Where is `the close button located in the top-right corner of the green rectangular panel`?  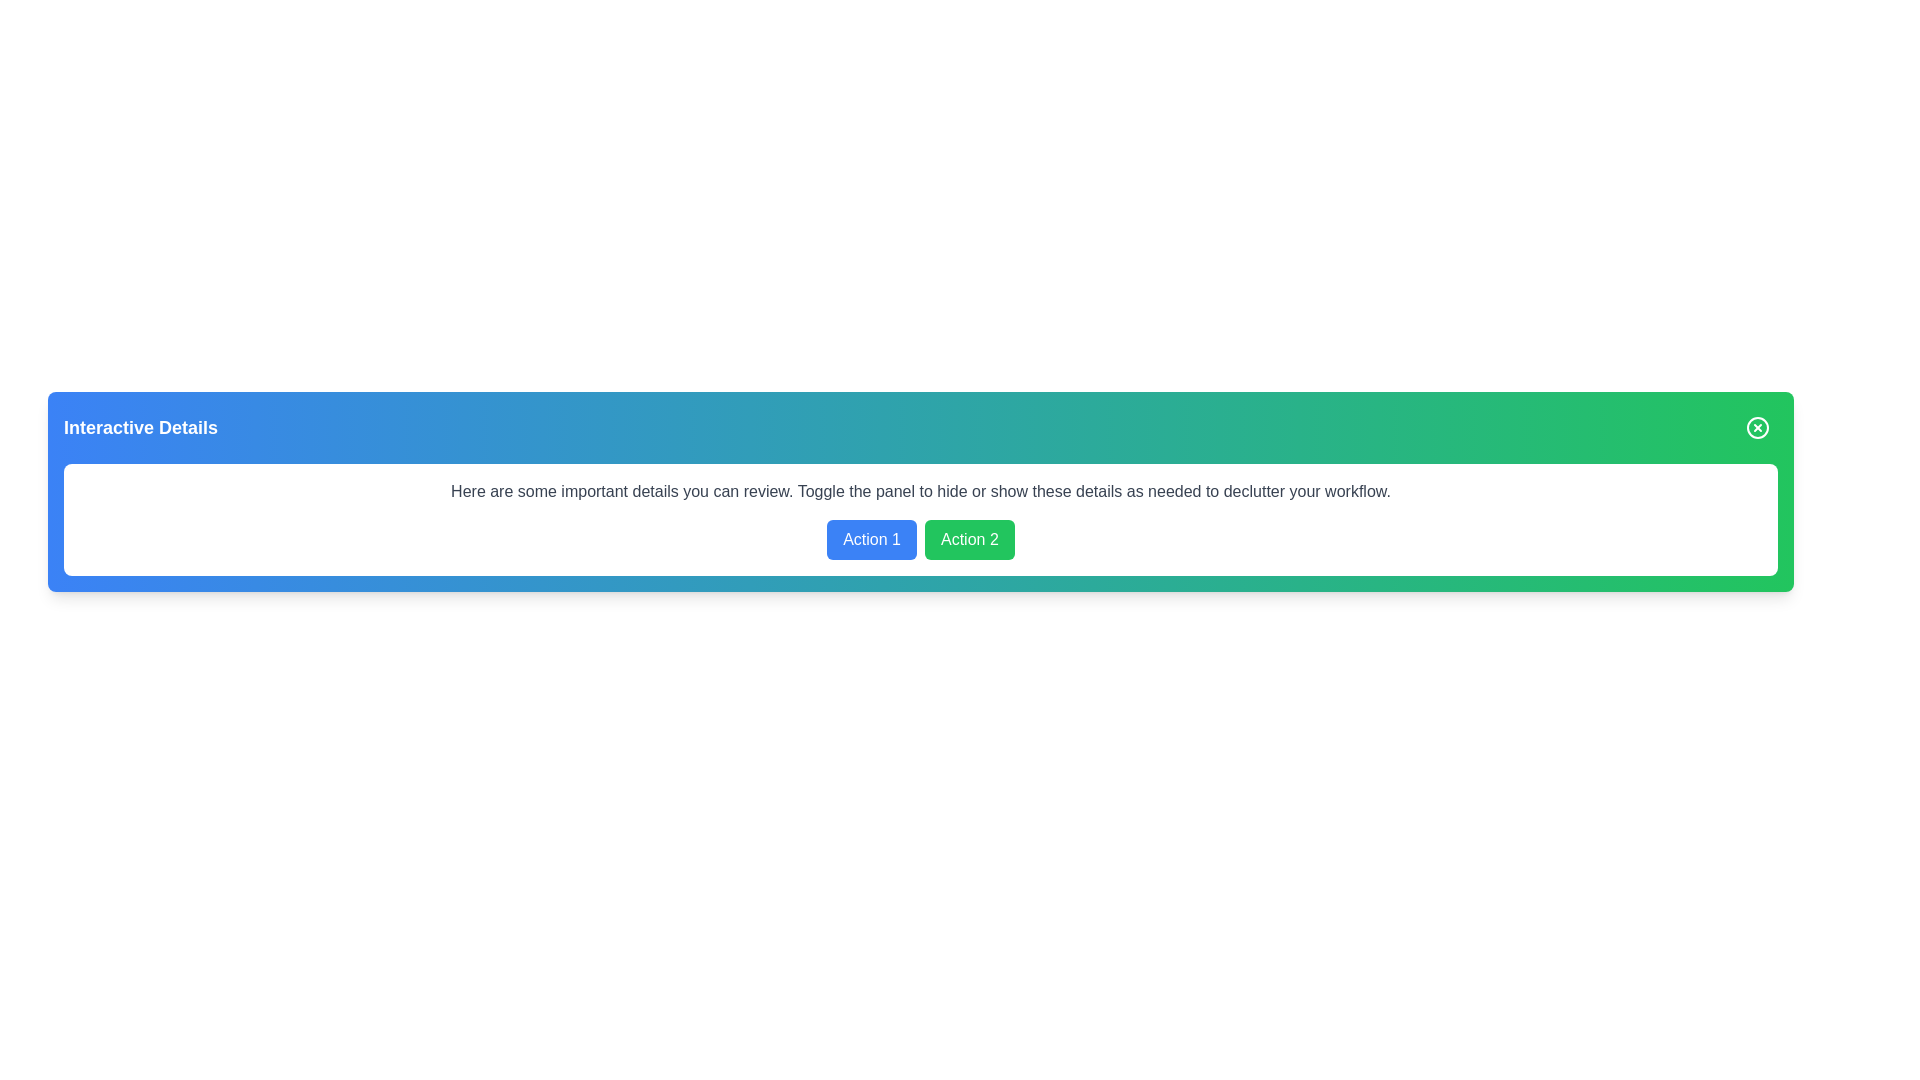 the close button located in the top-right corner of the green rectangular panel is located at coordinates (1756, 427).